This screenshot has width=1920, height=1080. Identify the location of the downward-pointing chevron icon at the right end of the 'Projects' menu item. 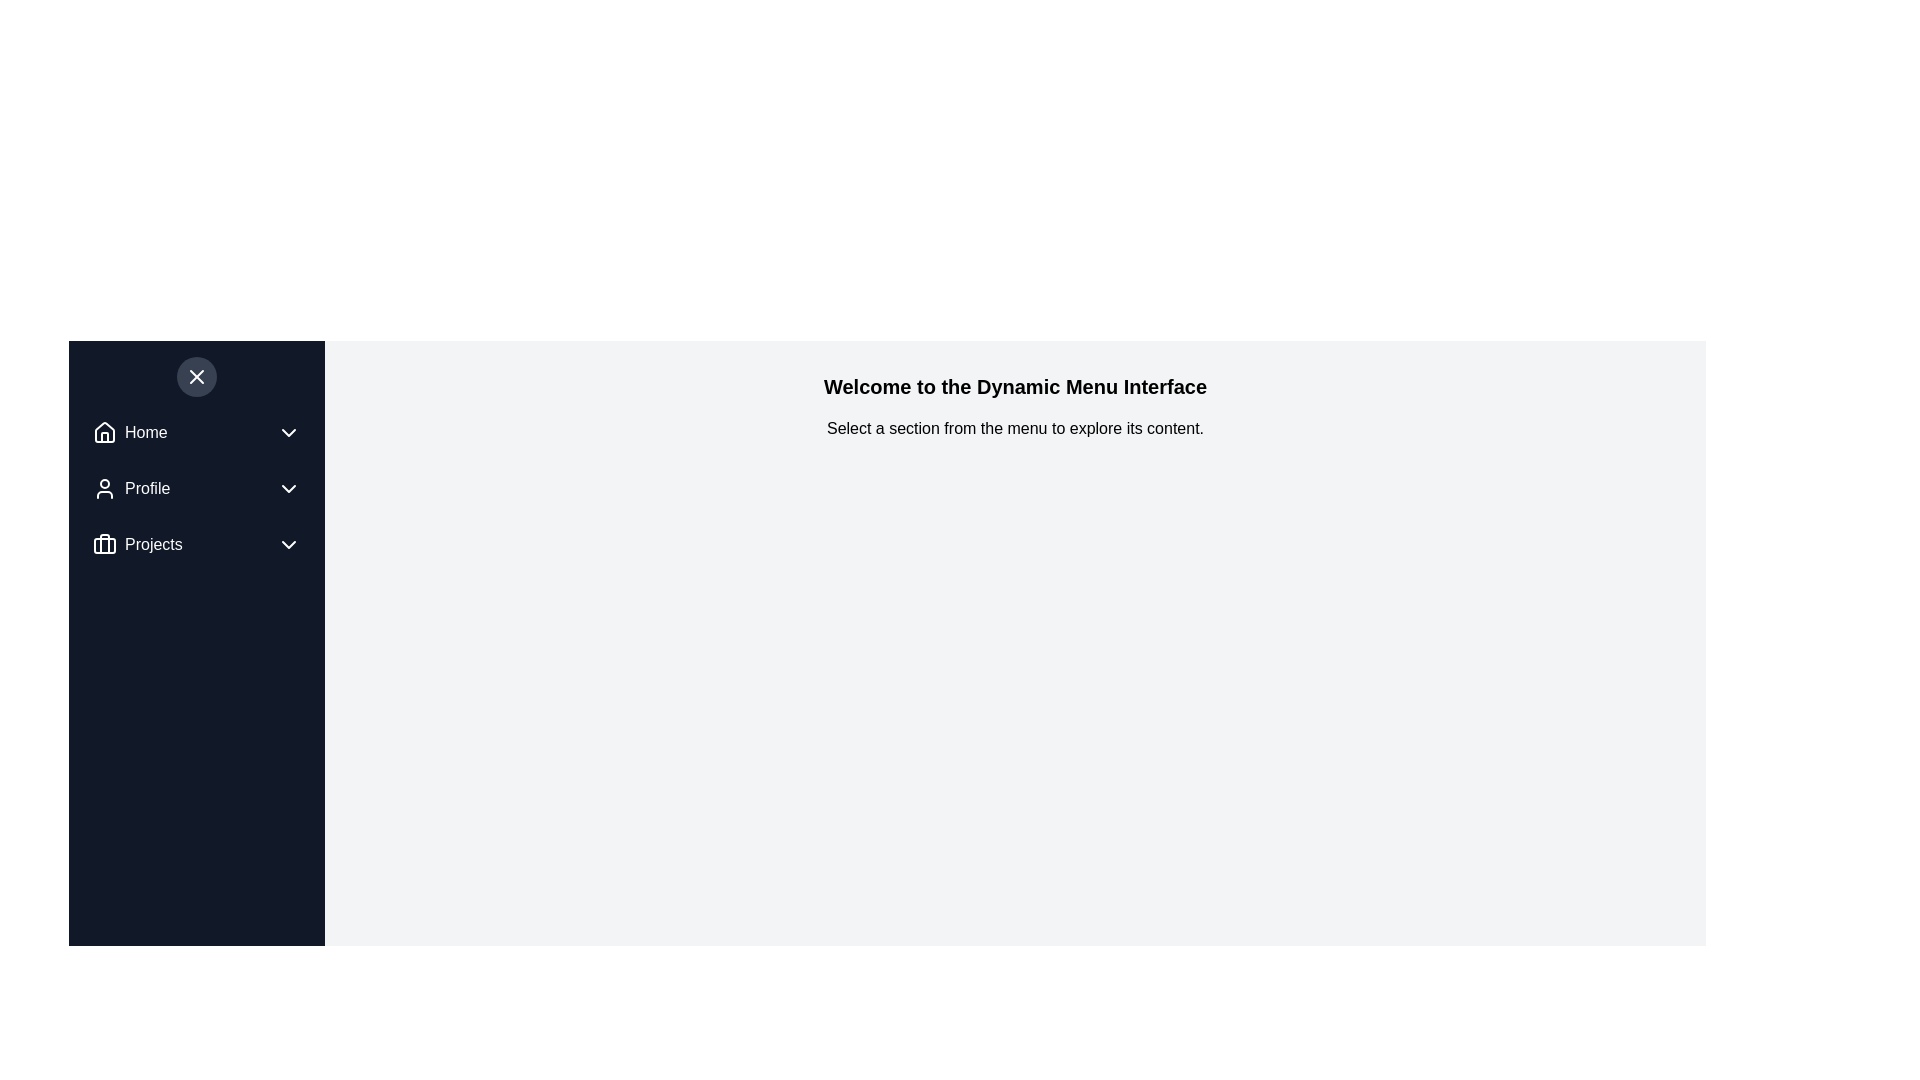
(287, 544).